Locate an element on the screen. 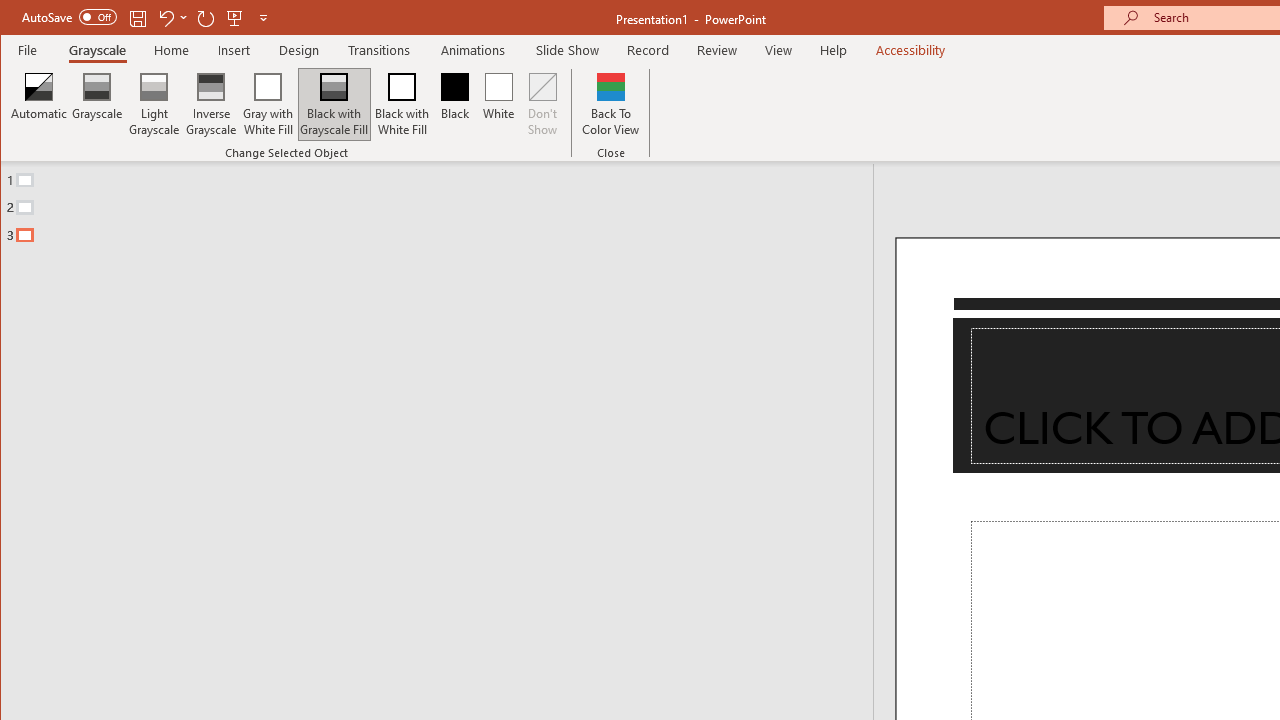 The image size is (1280, 720). 'Don' is located at coordinates (543, 104).